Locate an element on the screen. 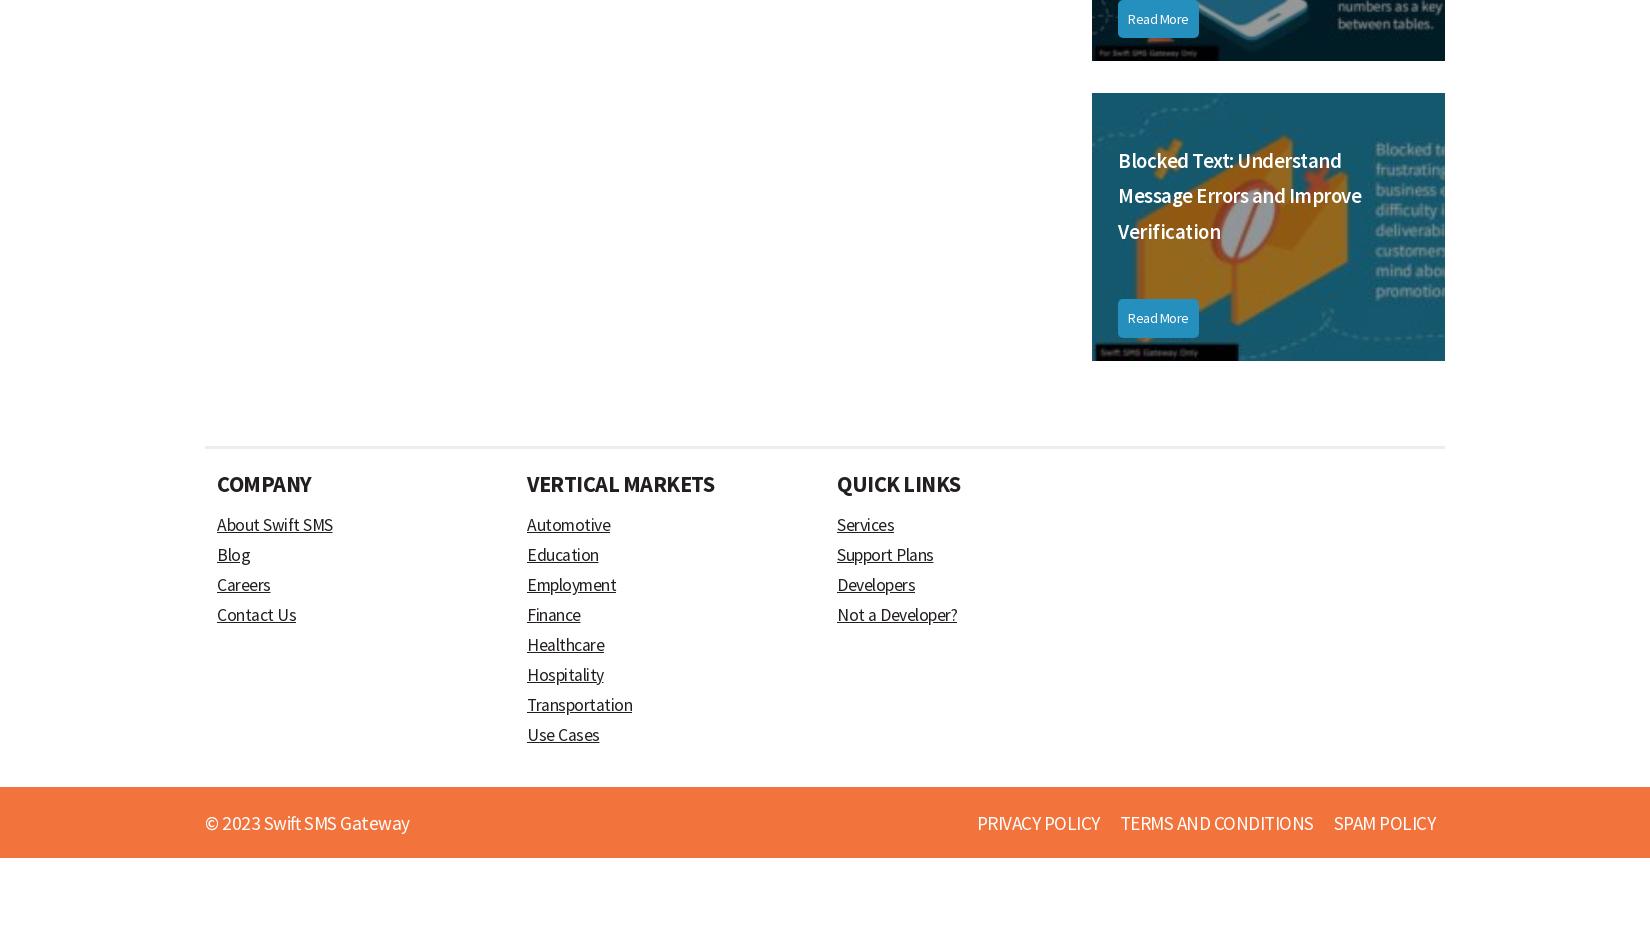 Image resolution: width=1650 pixels, height=936 pixels. 'Blog' is located at coordinates (216, 553).